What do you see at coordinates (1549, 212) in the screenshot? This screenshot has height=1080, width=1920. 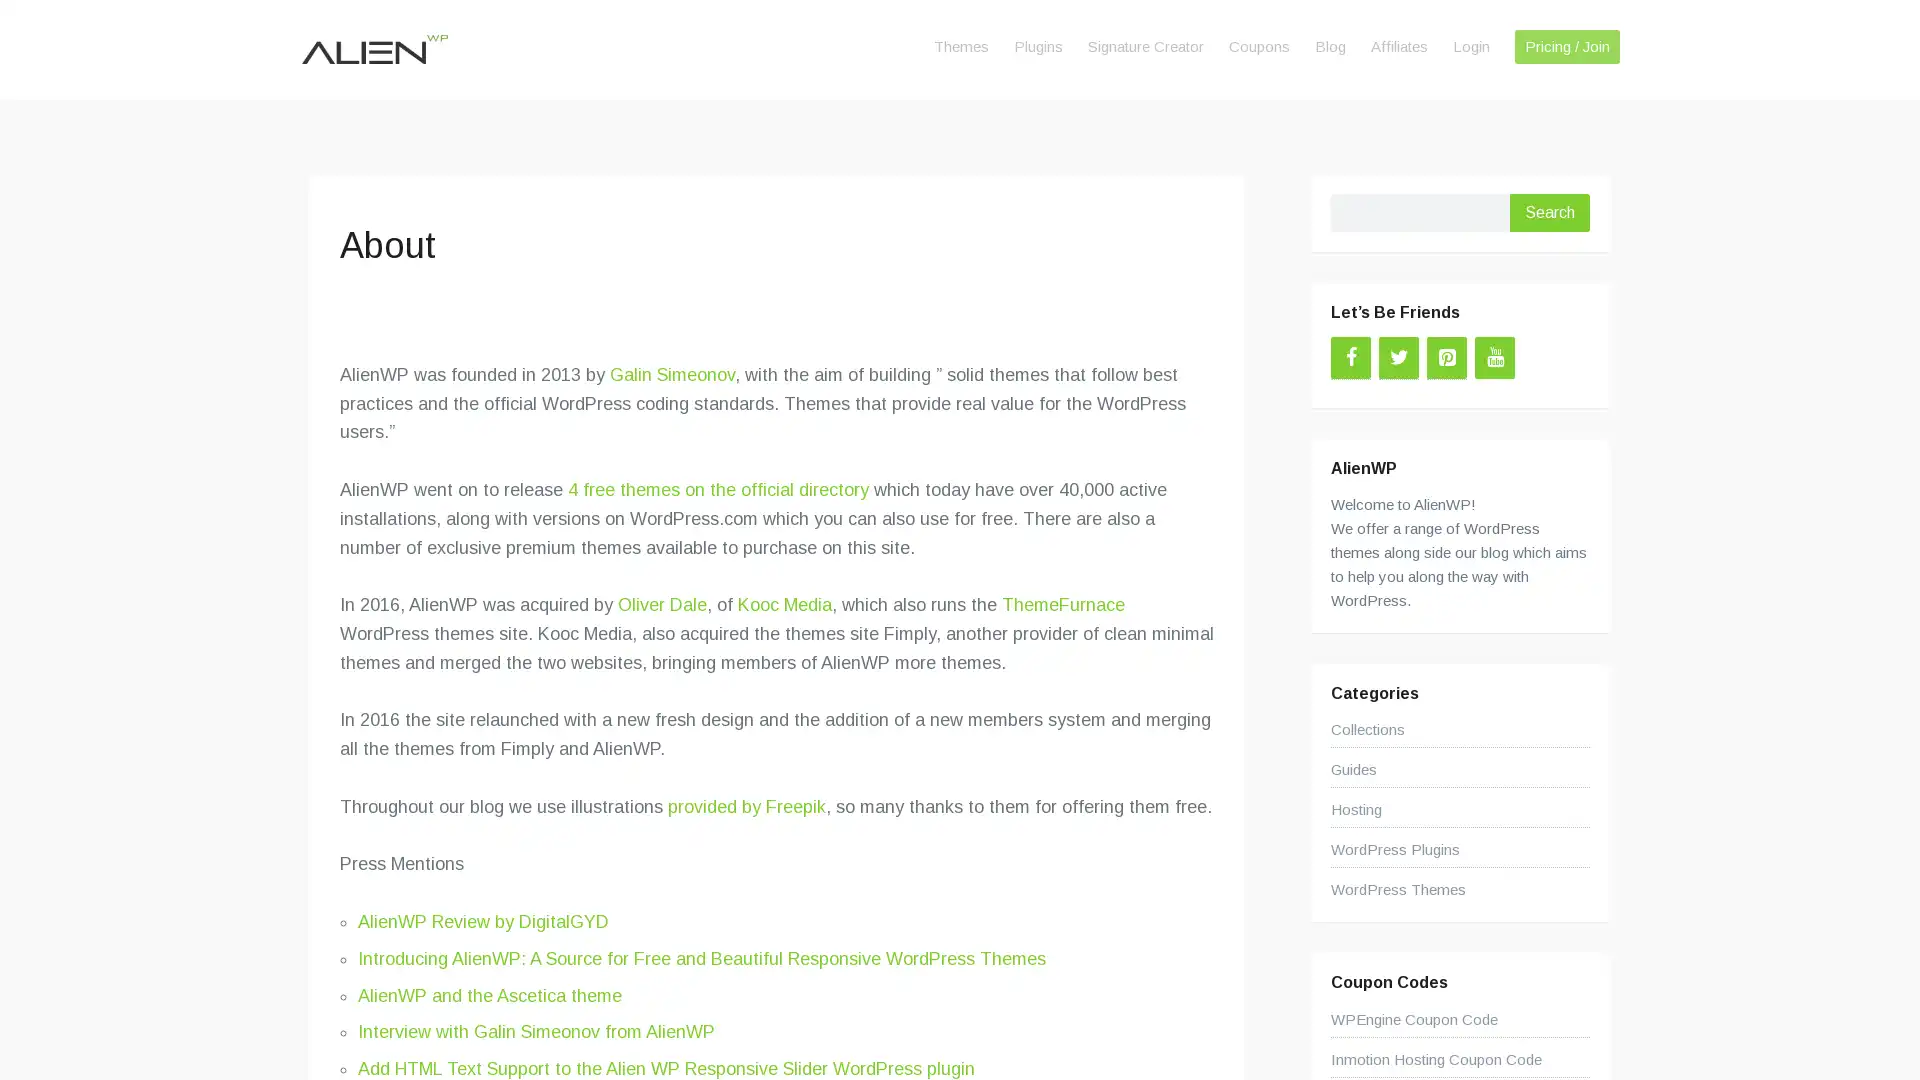 I see `Search` at bounding box center [1549, 212].